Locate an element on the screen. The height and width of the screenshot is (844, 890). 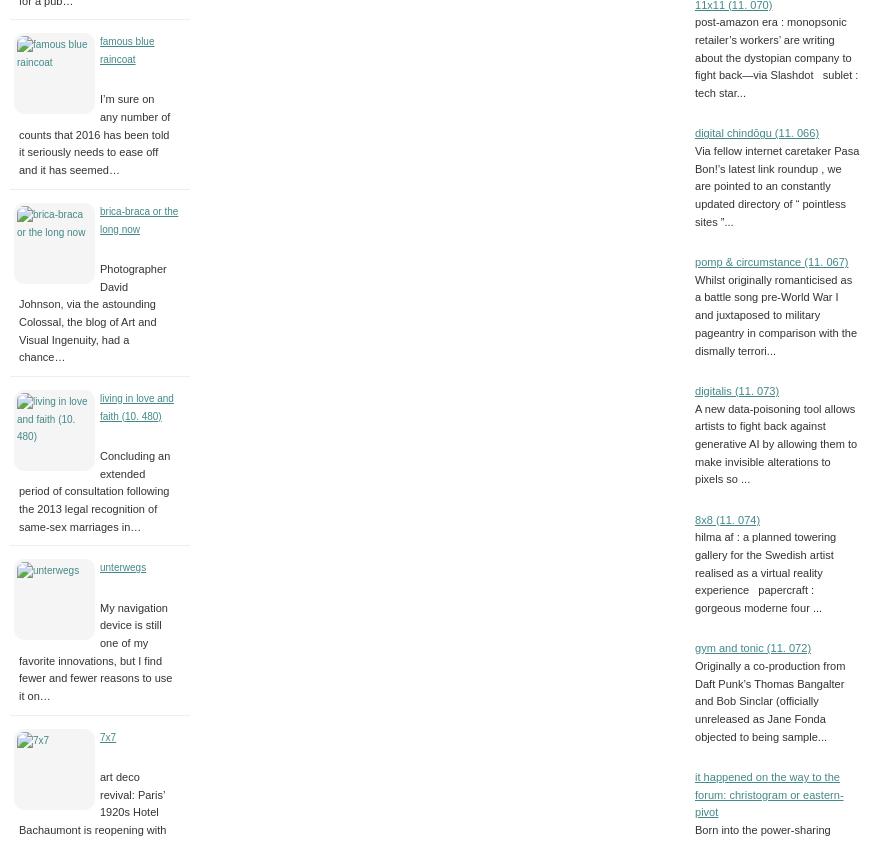
'A new data-poisoning tool  allows artists to fight back against generative AI by allowing them to make invisible alterations to pixels so ...' is located at coordinates (775, 442).